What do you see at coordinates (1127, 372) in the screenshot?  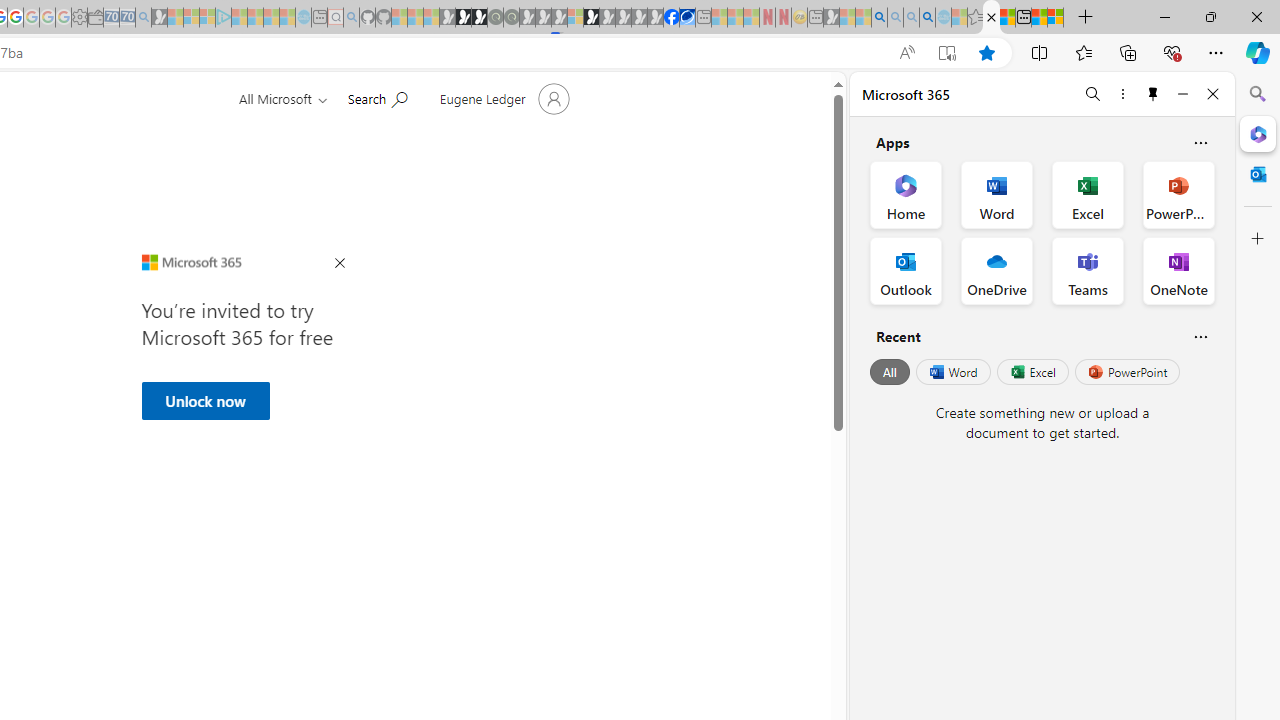 I see `'PowerPoint'` at bounding box center [1127, 372].